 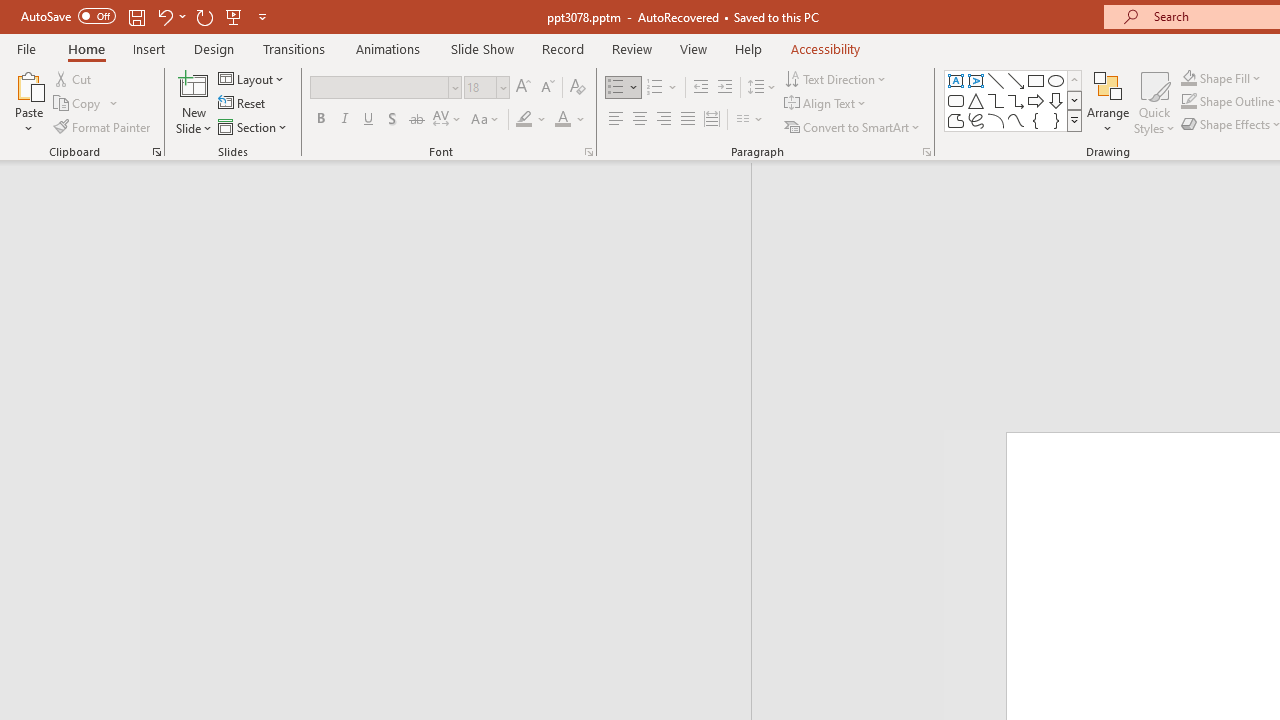 I want to click on 'Convert to SmartArt', so click(x=853, y=127).